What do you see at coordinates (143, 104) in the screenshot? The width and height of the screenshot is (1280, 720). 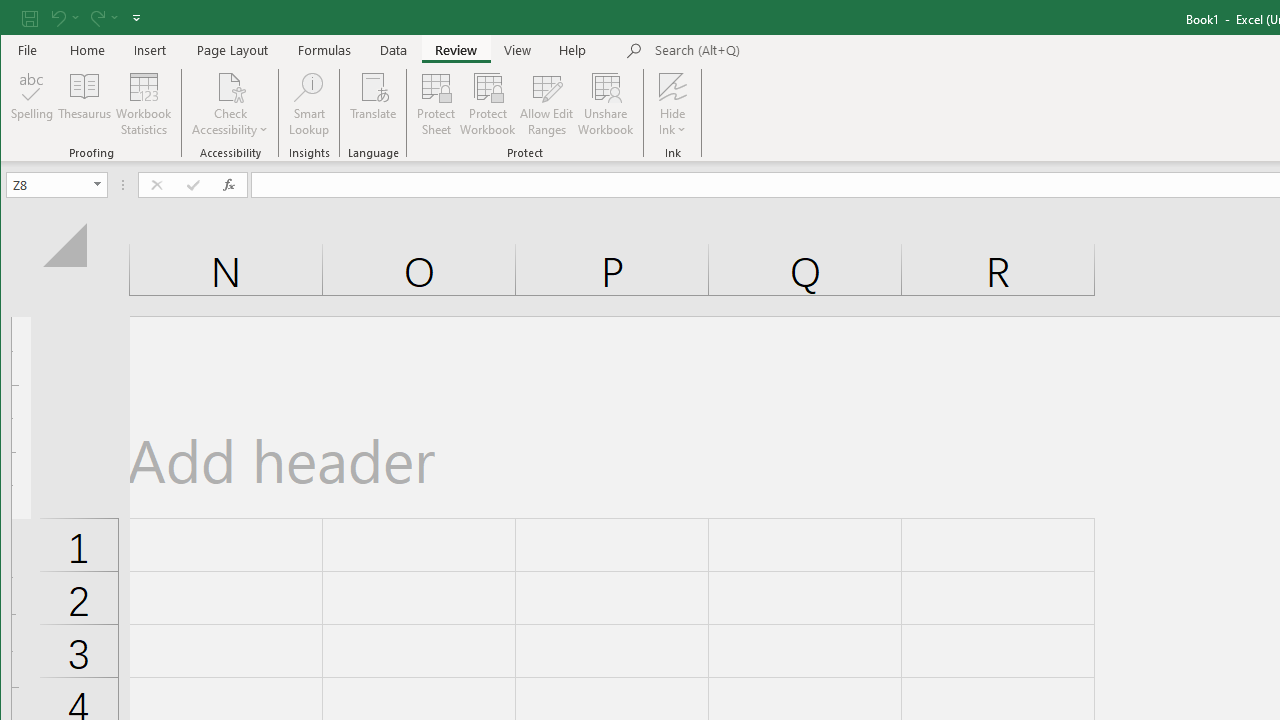 I see `'Workbook Statistics'` at bounding box center [143, 104].